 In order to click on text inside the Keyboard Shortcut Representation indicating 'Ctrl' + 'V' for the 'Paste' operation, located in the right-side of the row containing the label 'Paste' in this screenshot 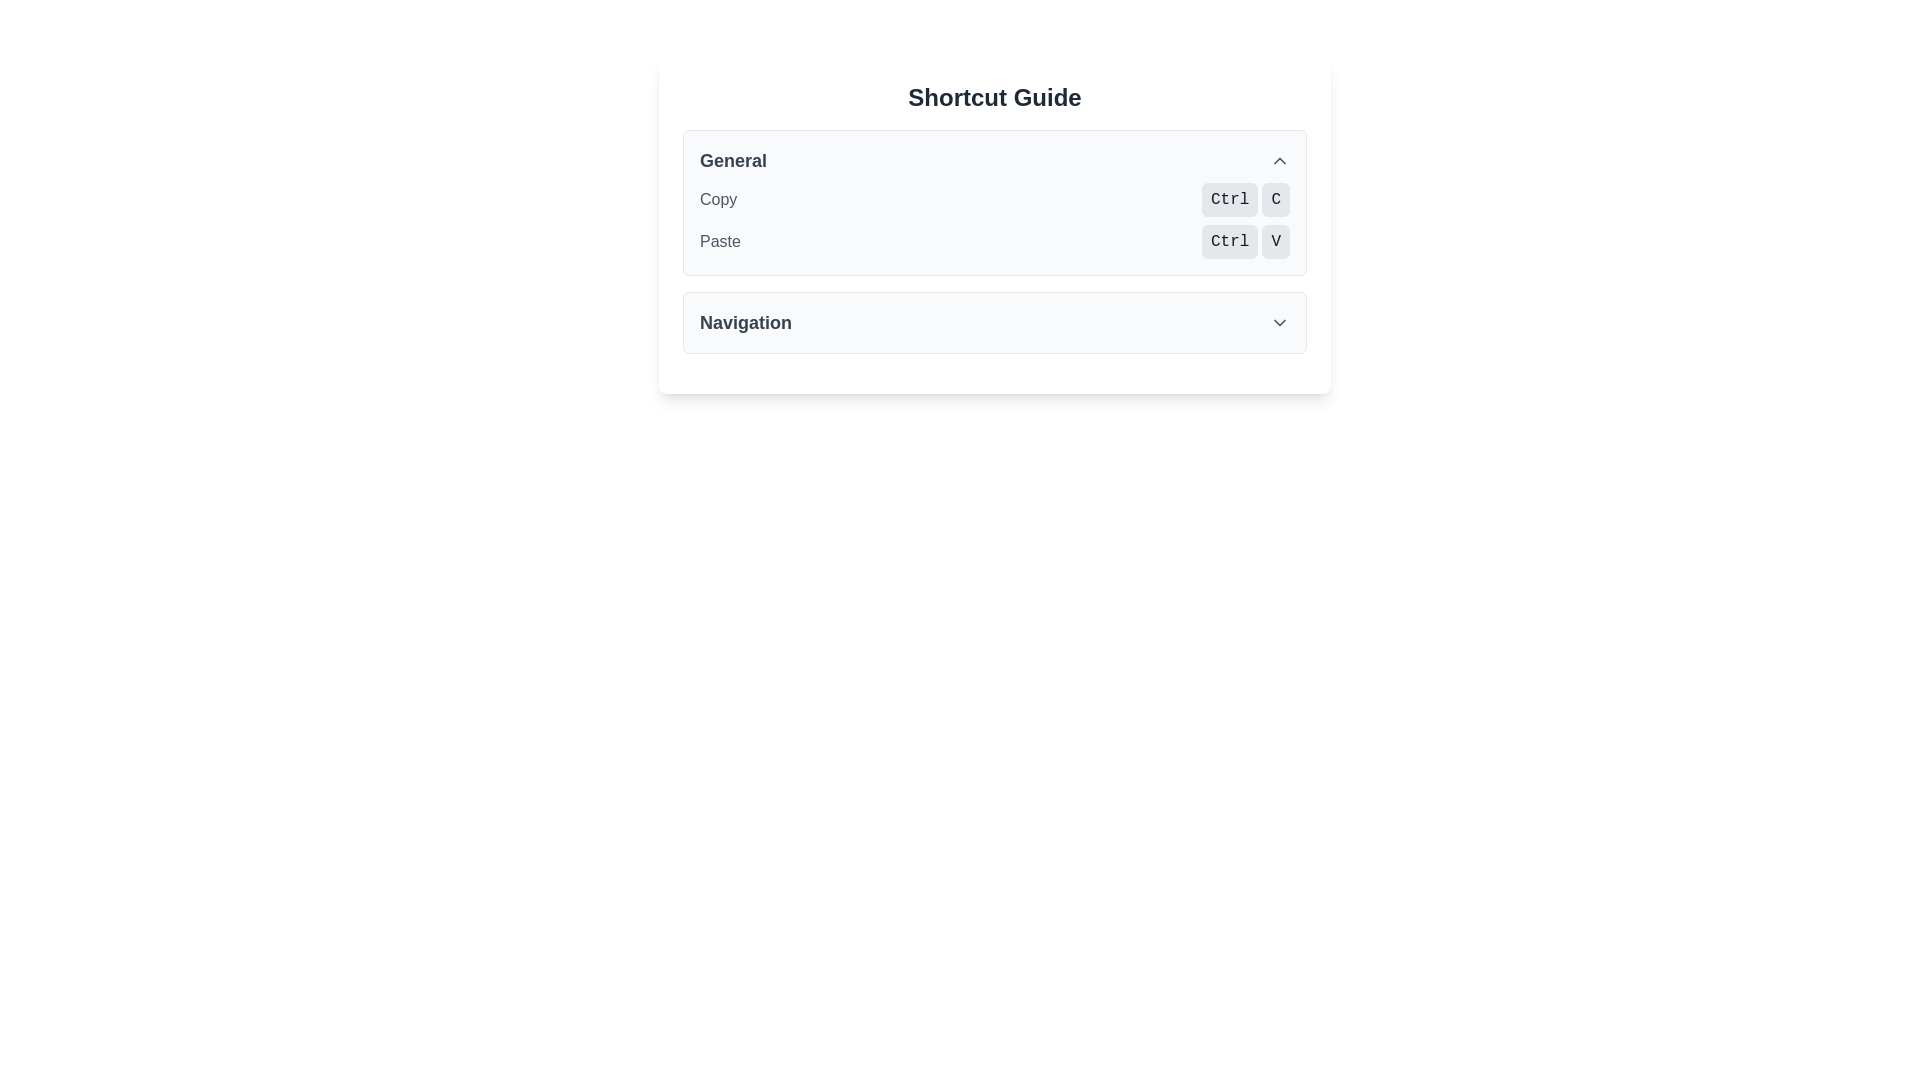, I will do `click(1245, 241)`.